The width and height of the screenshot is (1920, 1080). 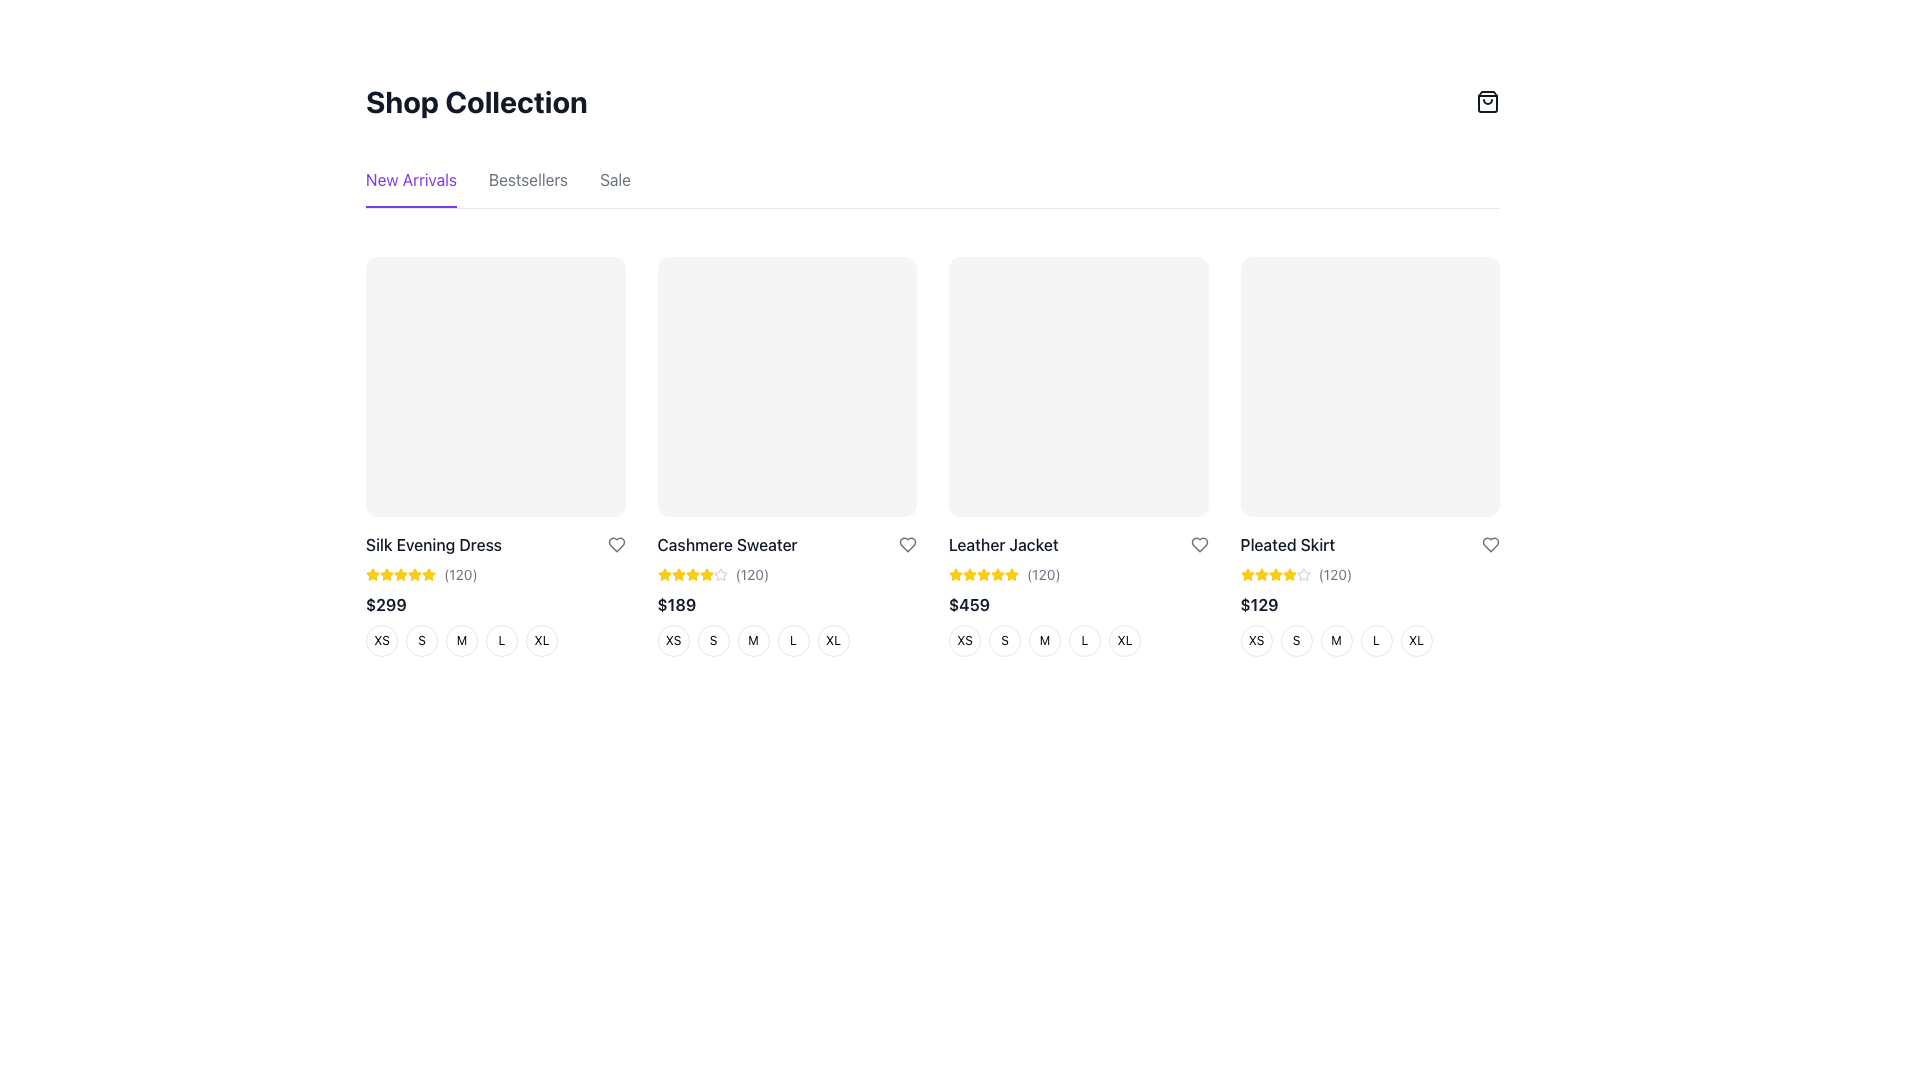 I want to click on the image placeholder in the first product card for 'Silk Evening Dress', which serves as the main display area at the top of the card, so click(x=495, y=386).